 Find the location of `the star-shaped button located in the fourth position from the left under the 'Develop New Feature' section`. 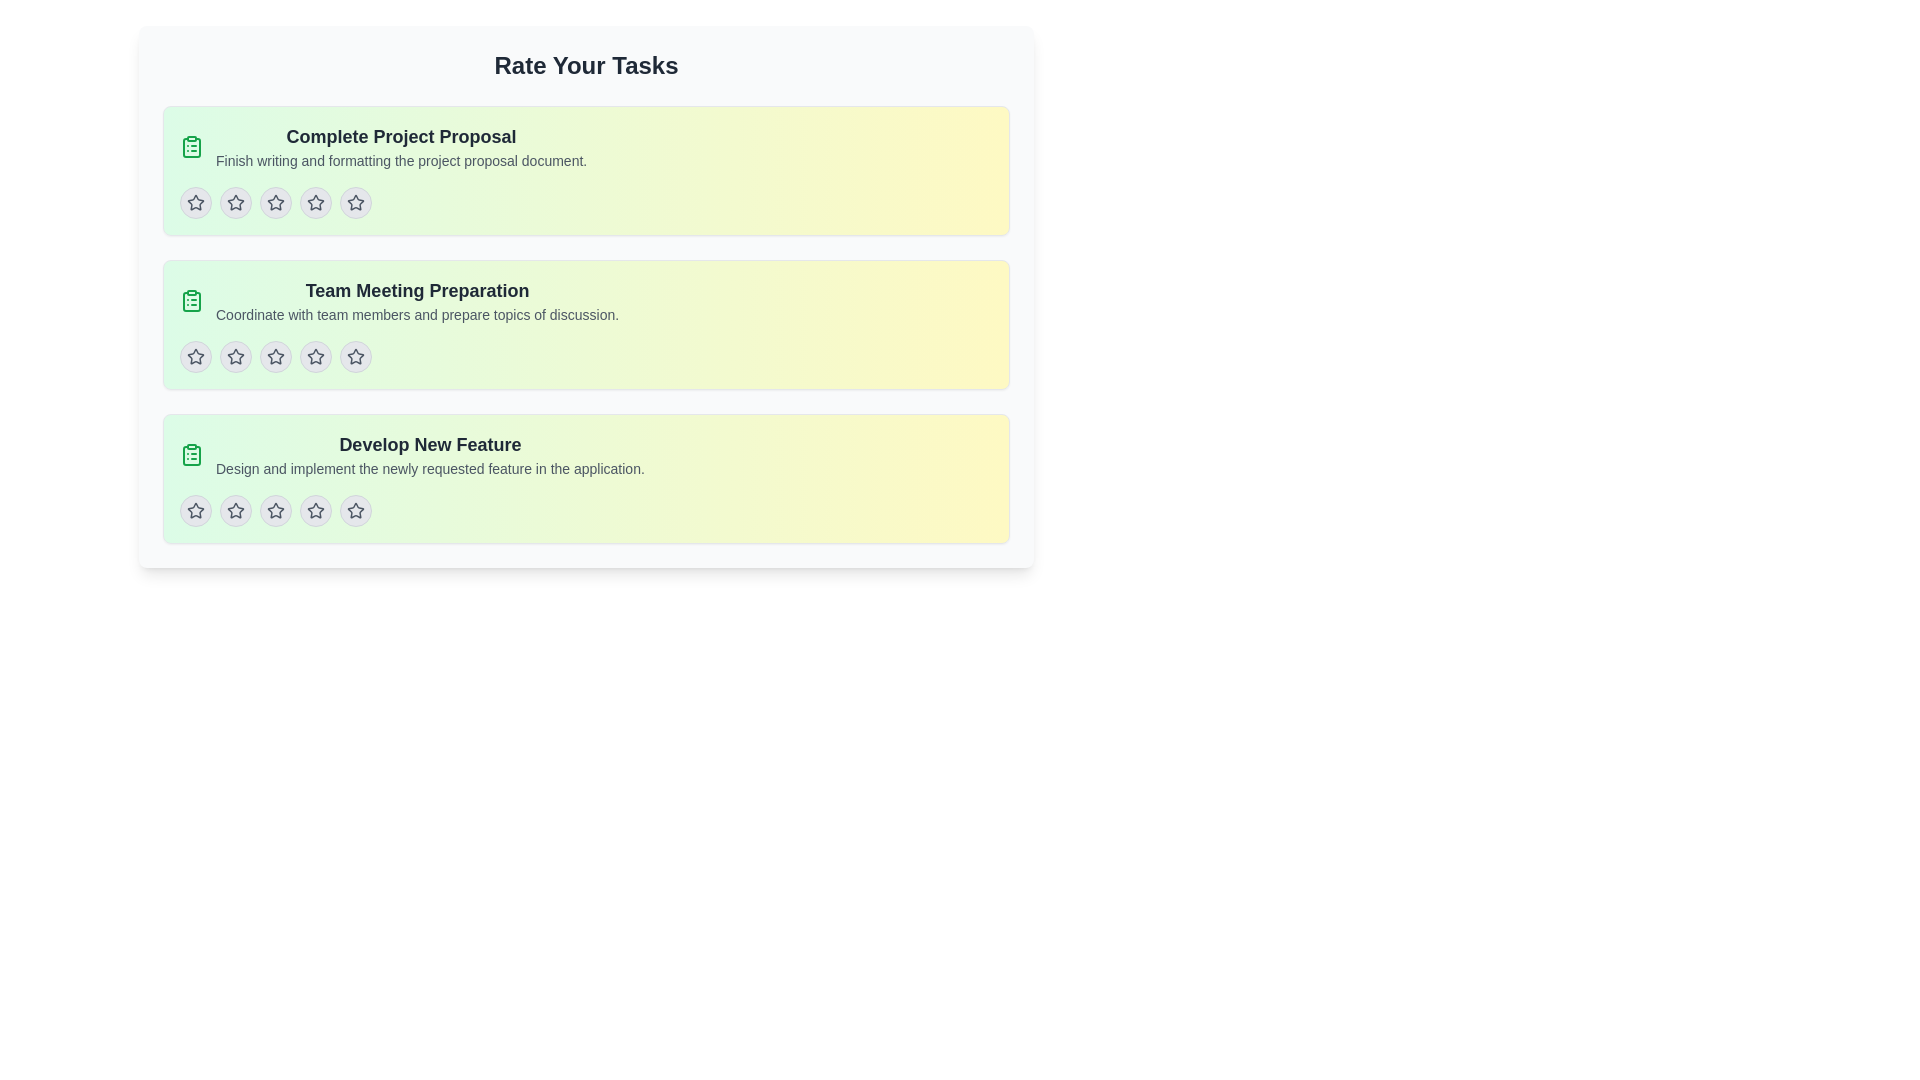

the star-shaped button located in the fourth position from the left under the 'Develop New Feature' section is located at coordinates (315, 509).